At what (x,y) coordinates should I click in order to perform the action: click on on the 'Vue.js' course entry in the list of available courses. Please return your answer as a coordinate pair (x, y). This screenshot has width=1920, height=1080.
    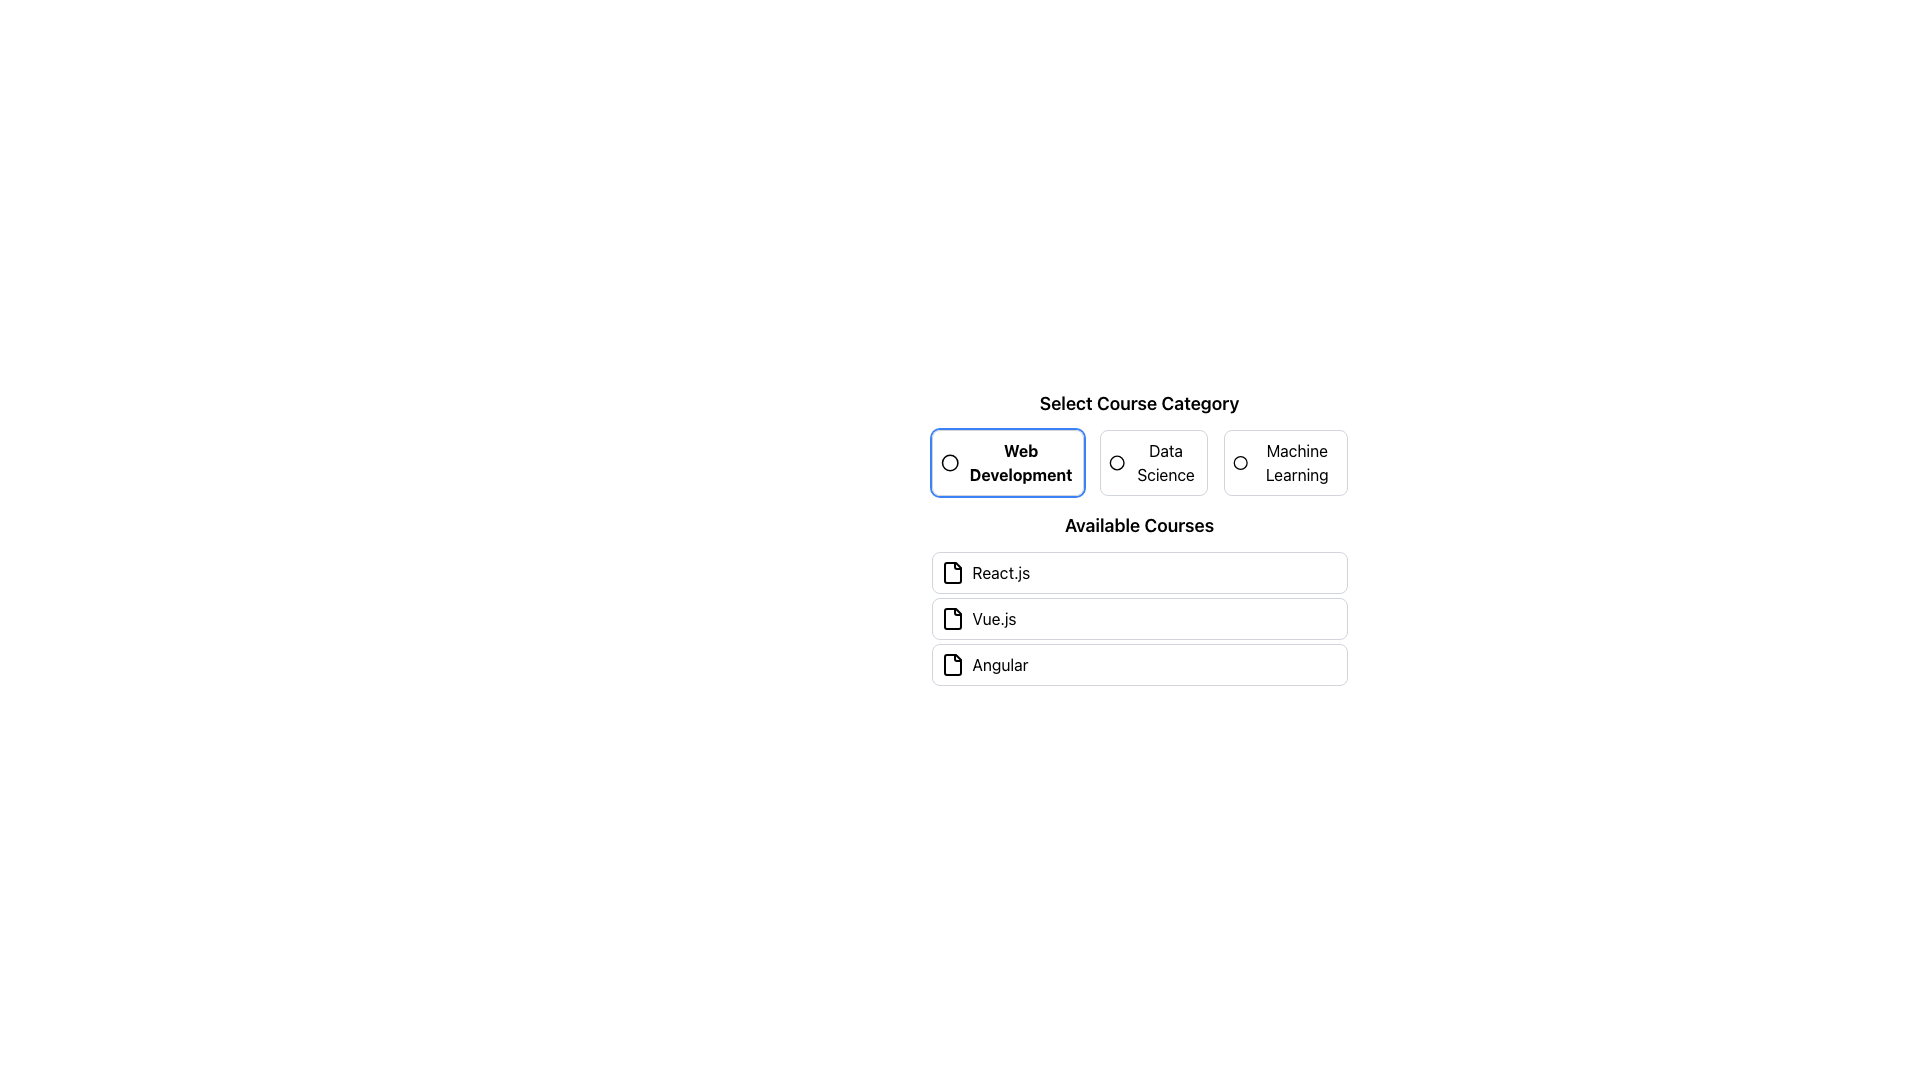
    Looking at the image, I should click on (1139, 617).